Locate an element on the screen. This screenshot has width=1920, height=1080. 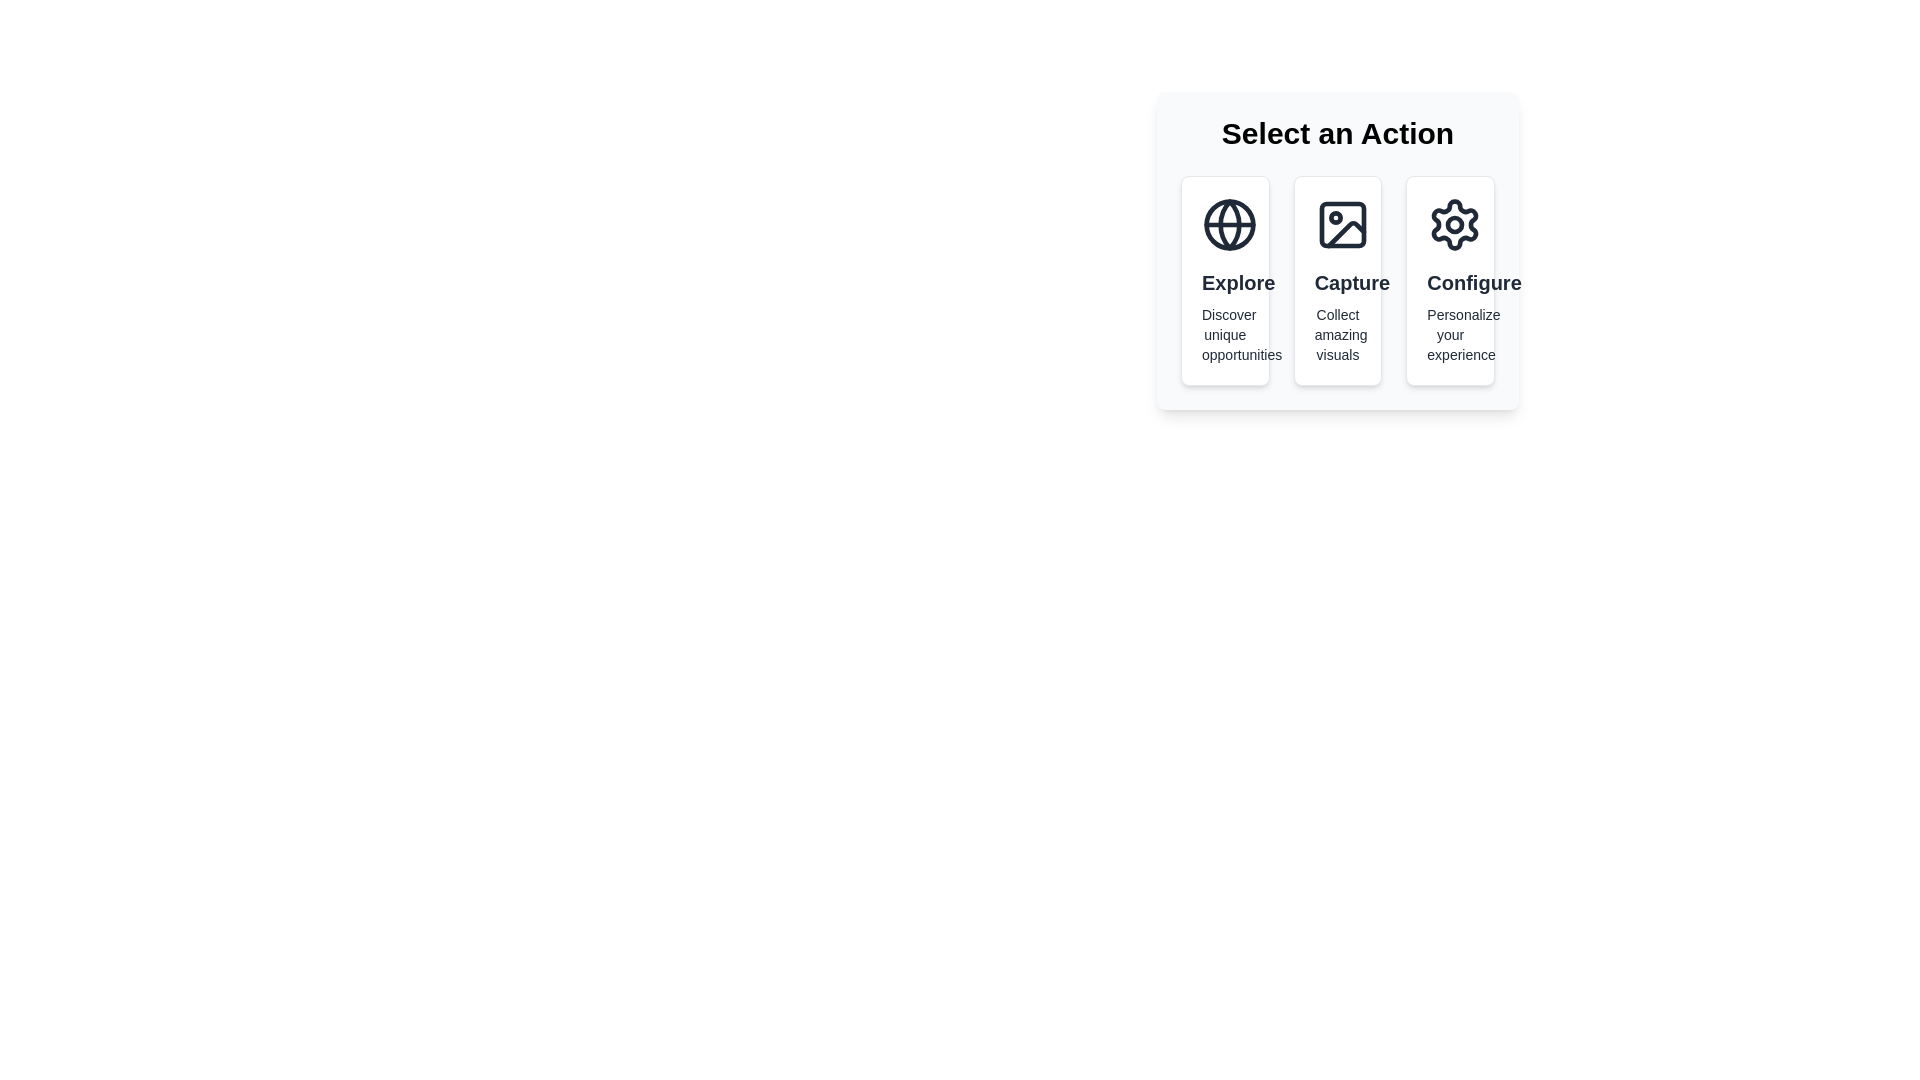
the central icon of the 'Capture' option, which is the second selectable choice in the interface, to perform the actions it signifies is located at coordinates (1342, 224).